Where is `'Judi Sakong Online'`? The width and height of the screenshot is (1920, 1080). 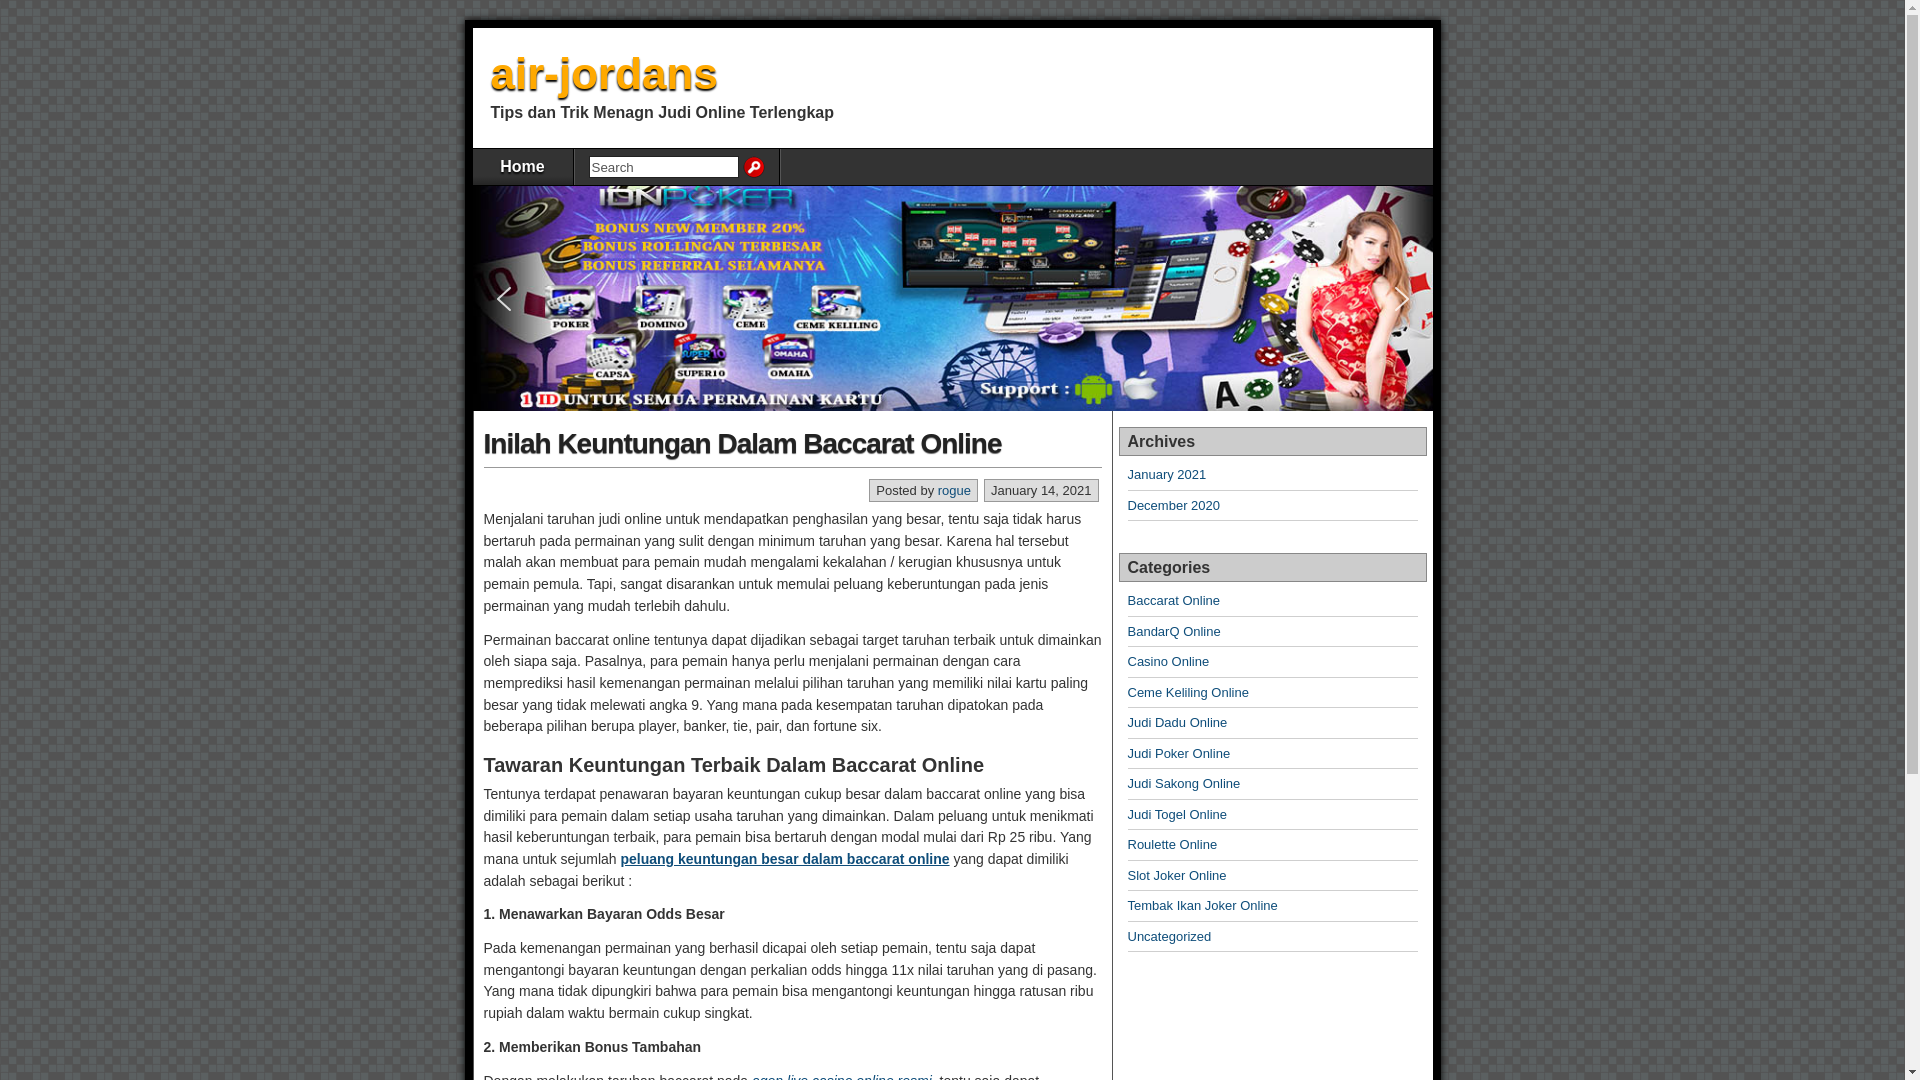
'Judi Sakong Online' is located at coordinates (1184, 782).